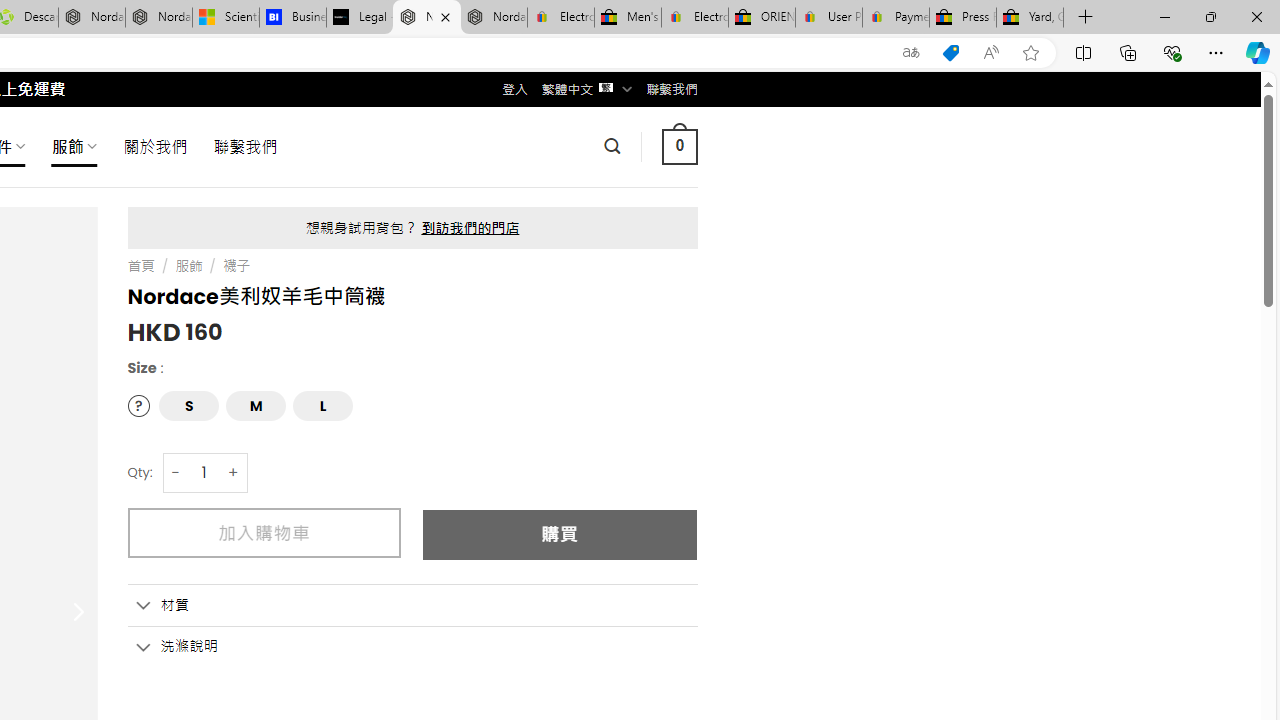  Describe the element at coordinates (679, 145) in the screenshot. I see `' 0 '` at that location.